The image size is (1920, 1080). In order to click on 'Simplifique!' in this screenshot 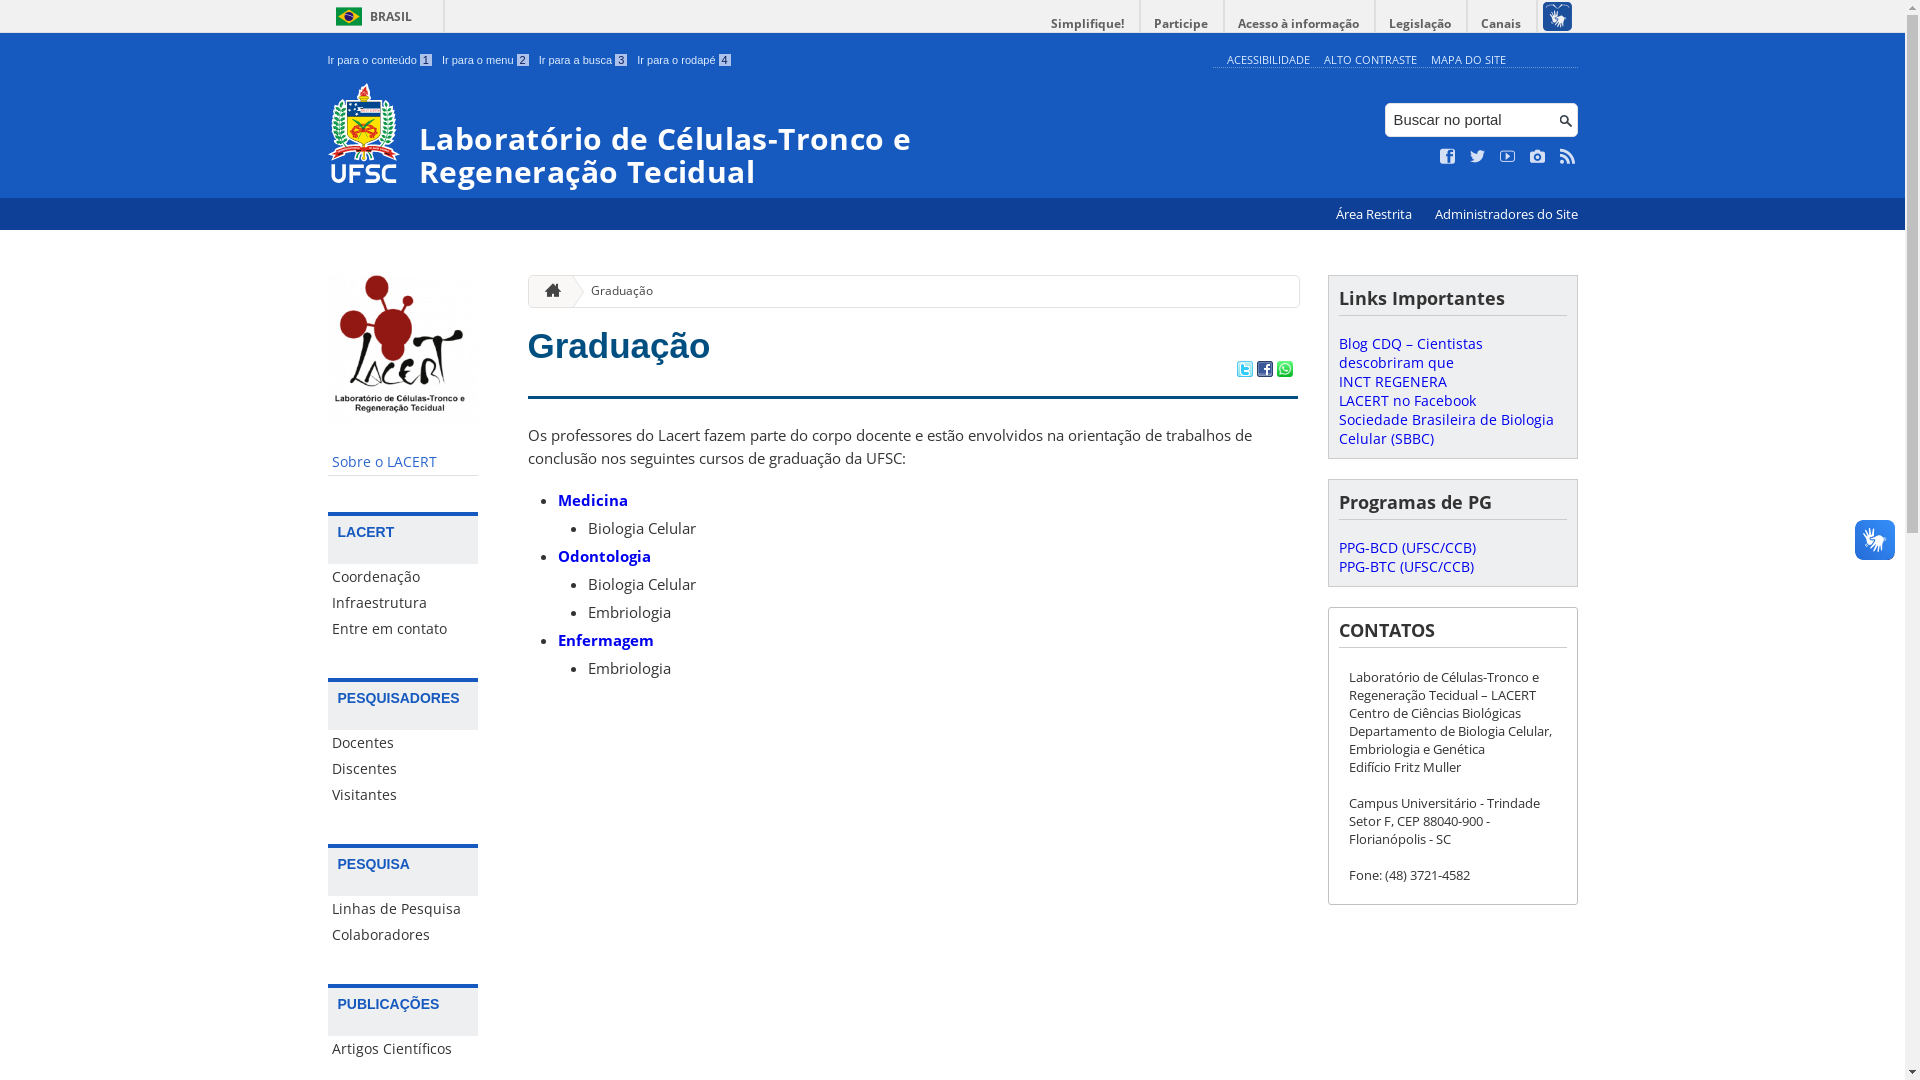, I will do `click(1087, 23)`.